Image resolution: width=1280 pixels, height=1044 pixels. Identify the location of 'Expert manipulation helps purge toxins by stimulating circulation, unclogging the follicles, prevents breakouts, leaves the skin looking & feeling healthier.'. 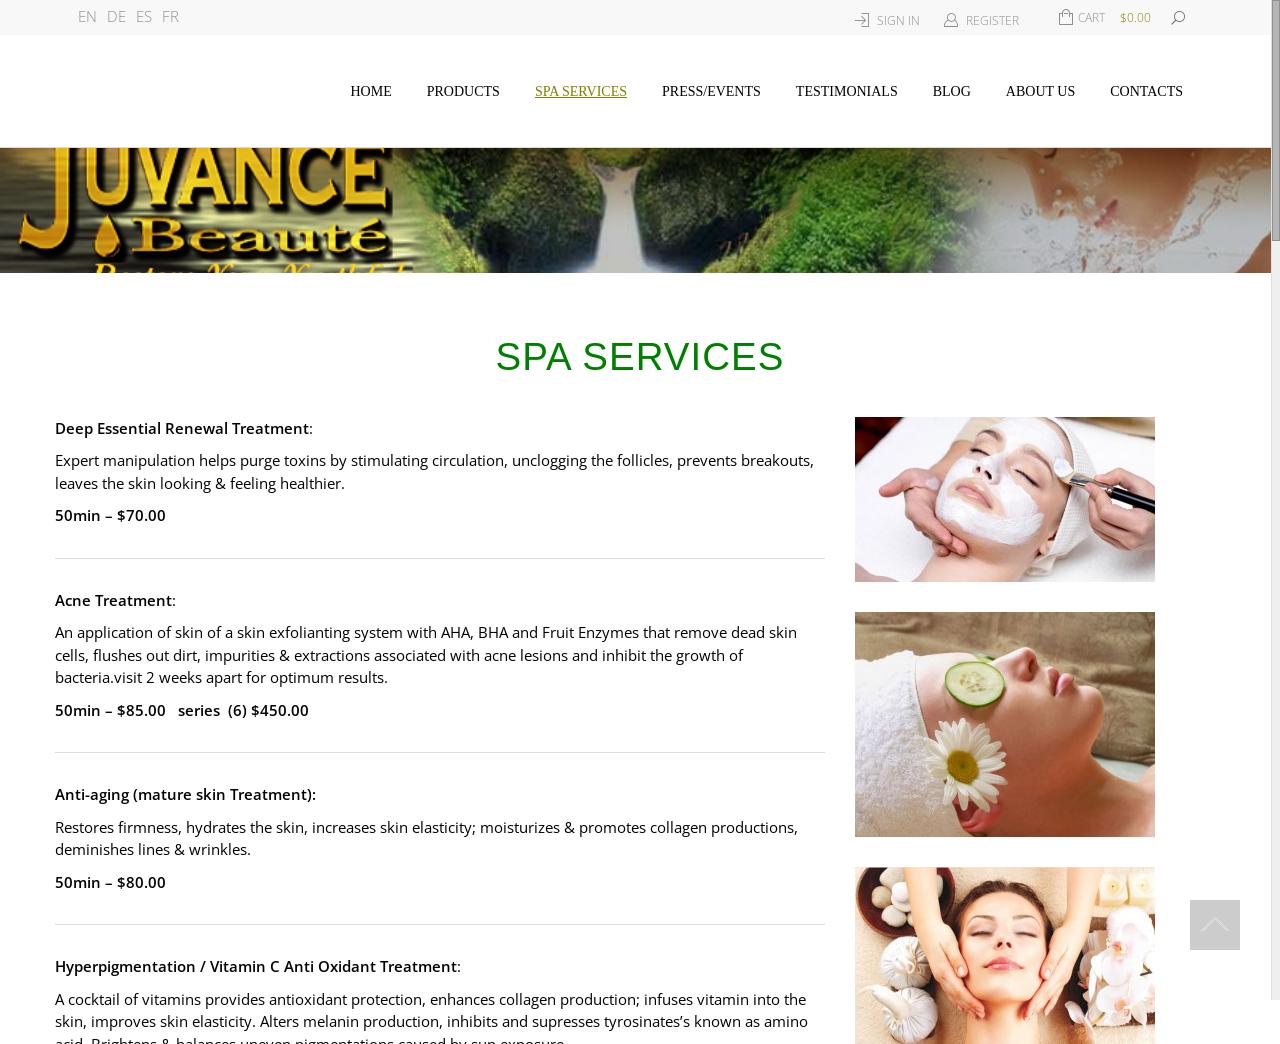
(433, 470).